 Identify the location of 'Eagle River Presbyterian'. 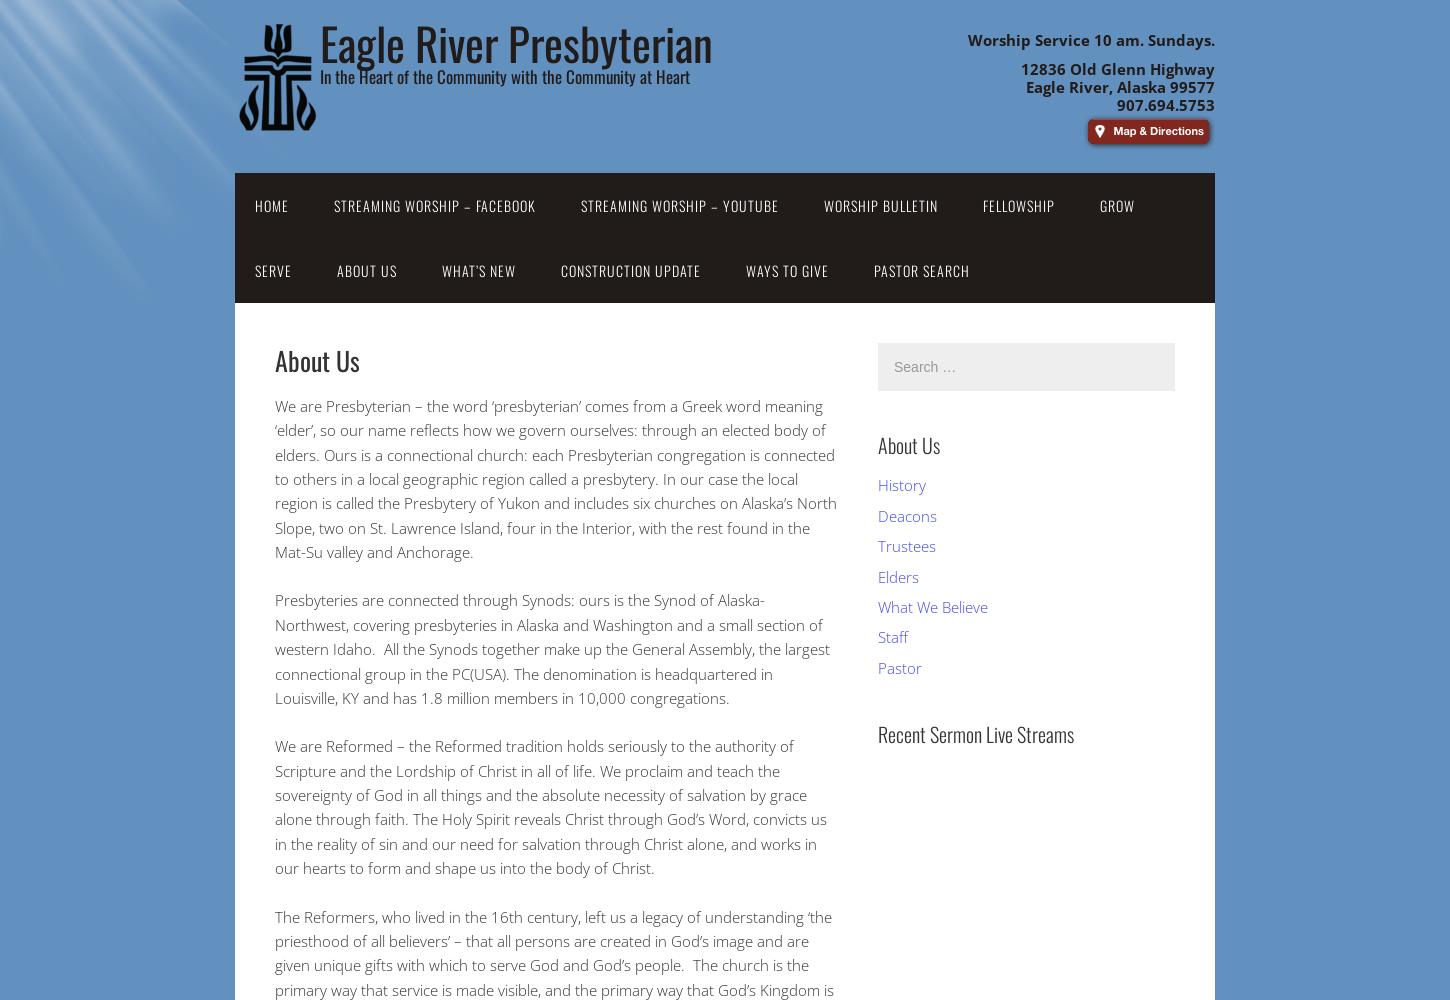
(516, 42).